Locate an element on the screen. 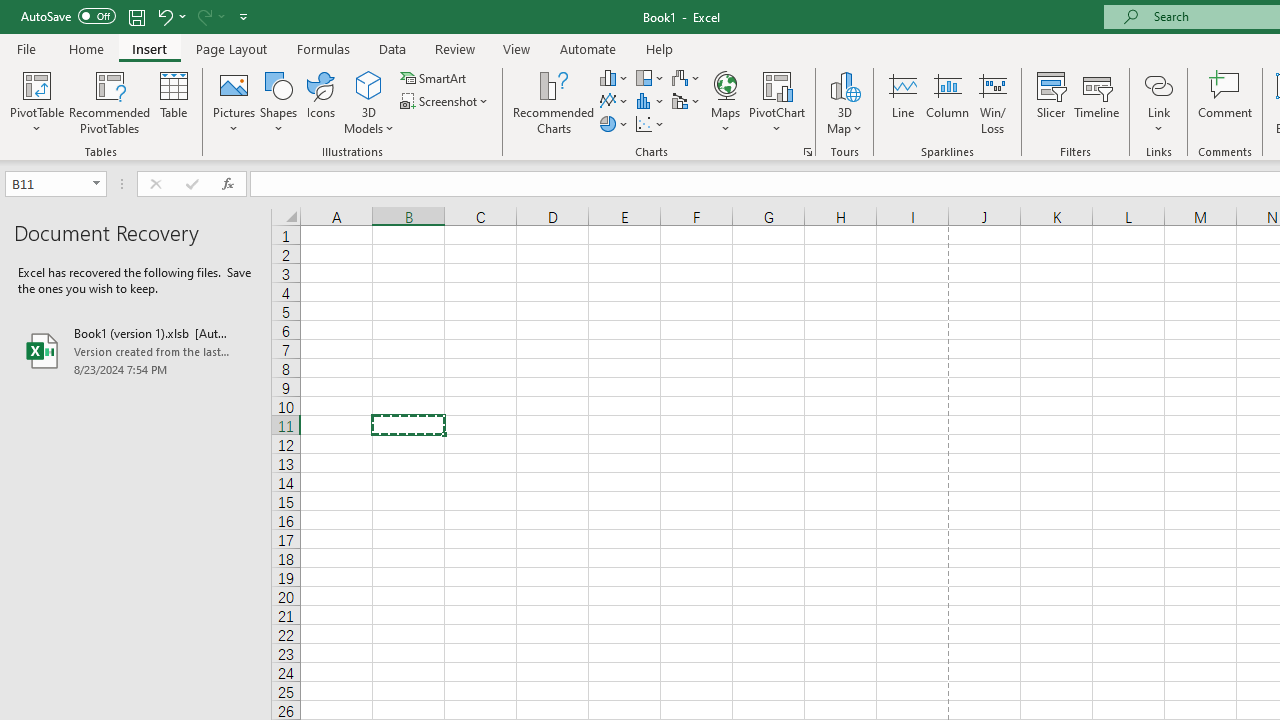  'PivotTable' is located at coordinates (37, 84).